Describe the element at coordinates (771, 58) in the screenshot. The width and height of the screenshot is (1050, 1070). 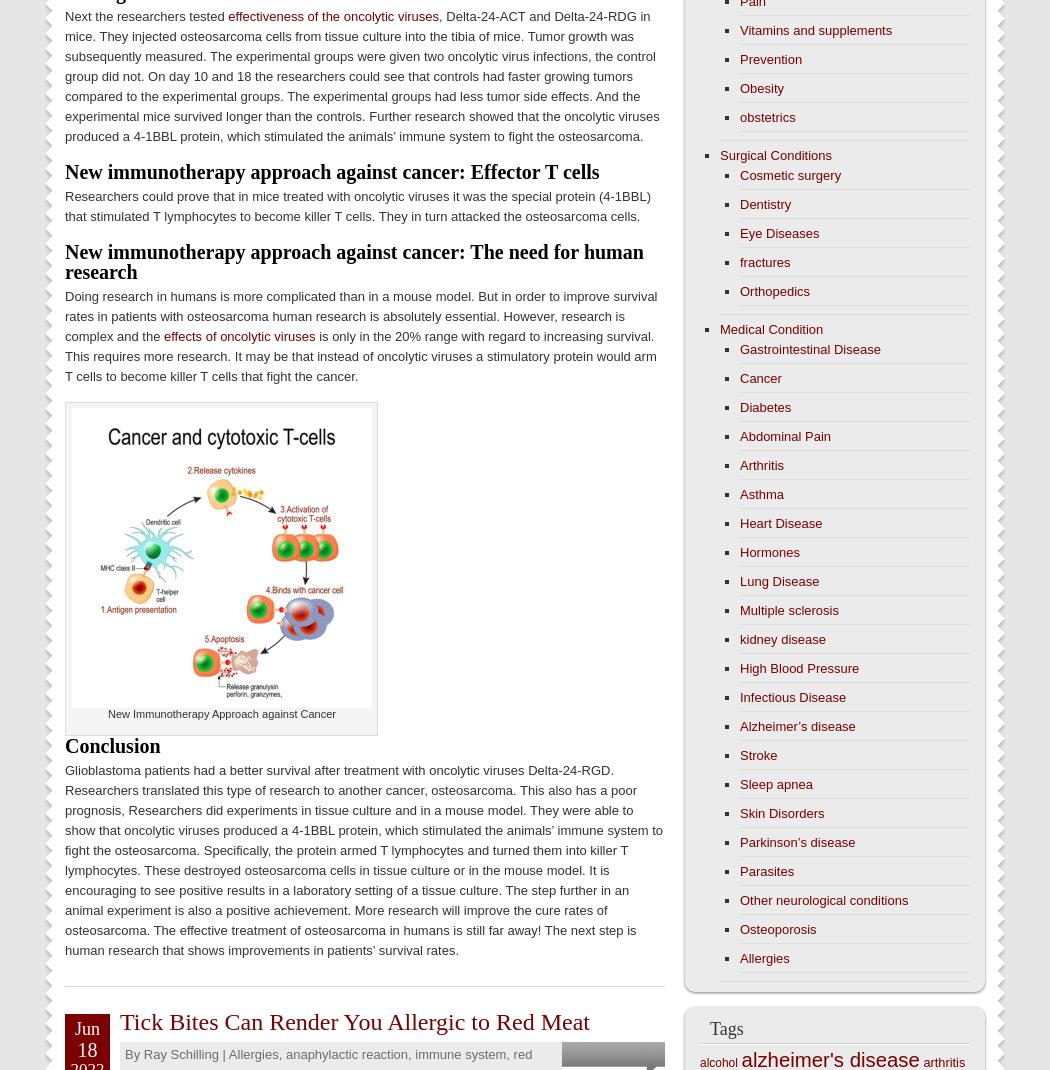
I see `'Prevention'` at that location.